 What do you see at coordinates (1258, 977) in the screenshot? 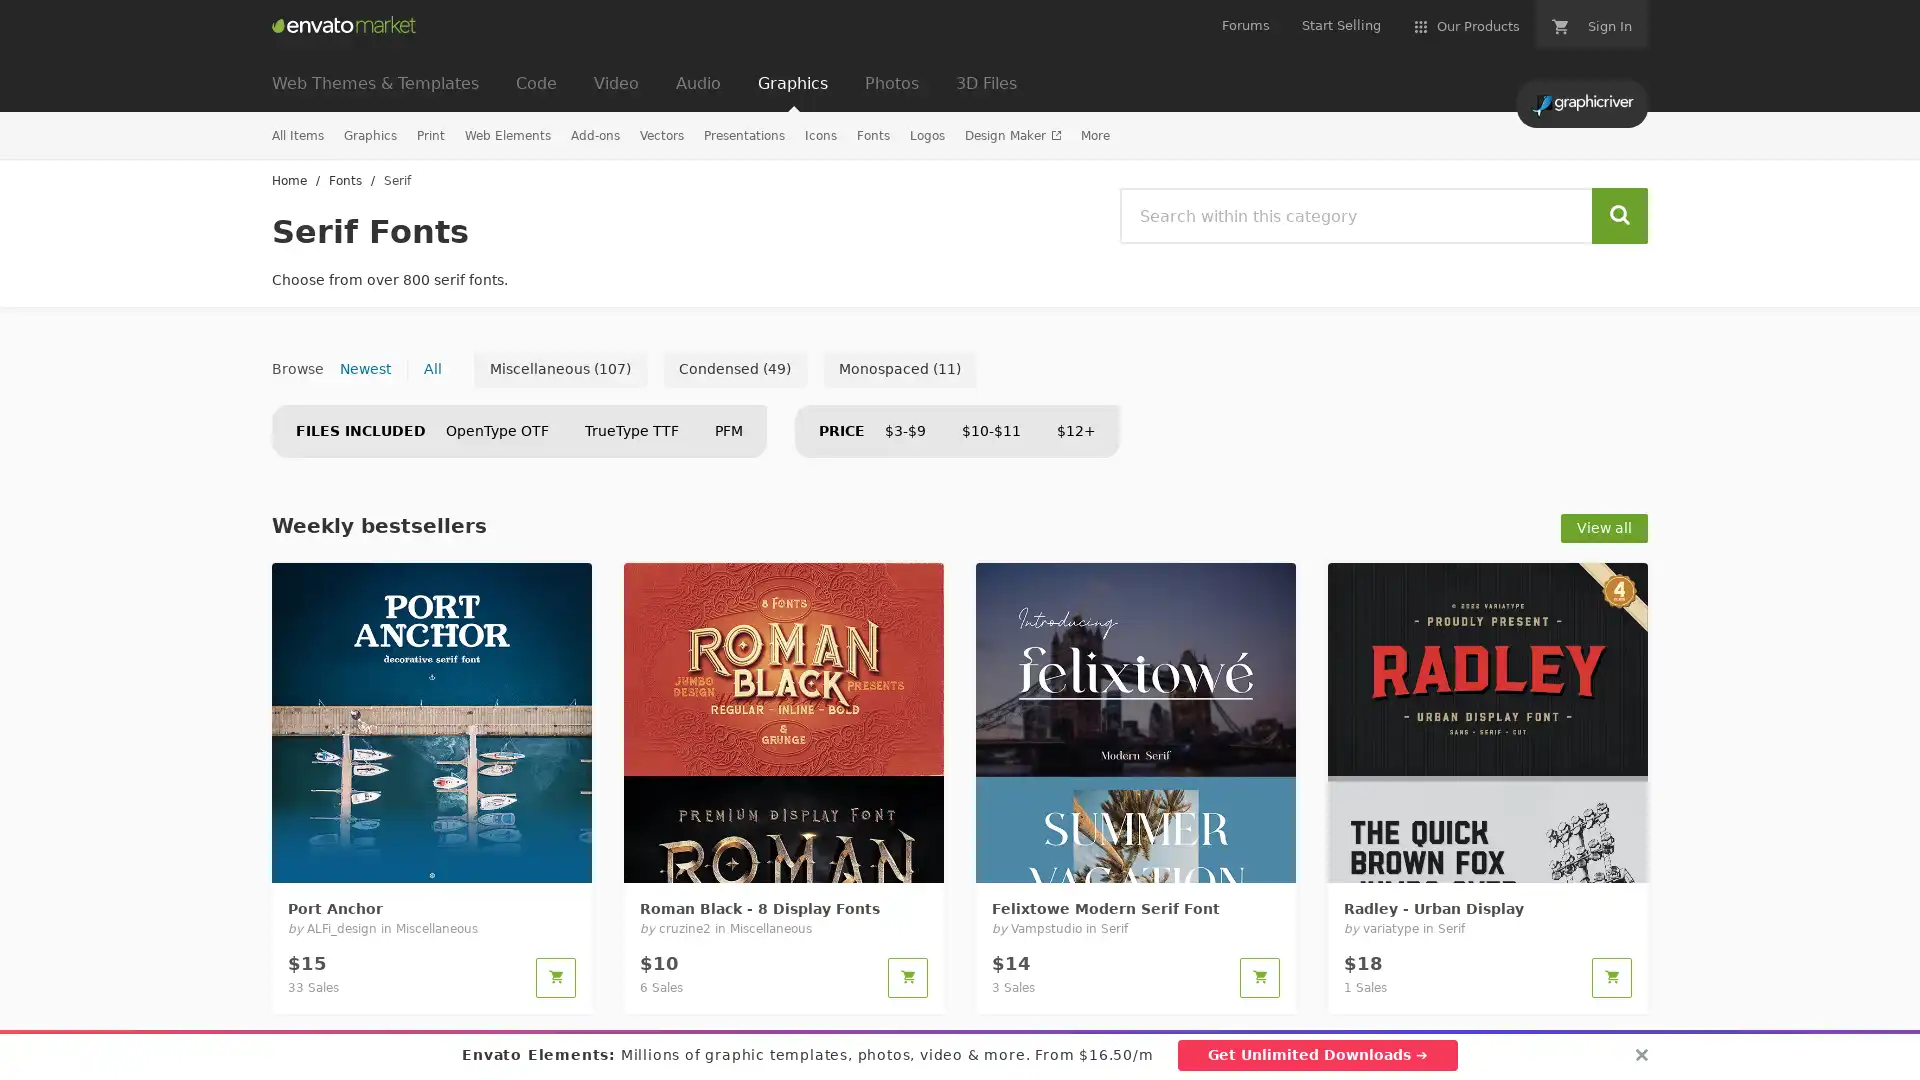
I see `Add to cart` at bounding box center [1258, 977].